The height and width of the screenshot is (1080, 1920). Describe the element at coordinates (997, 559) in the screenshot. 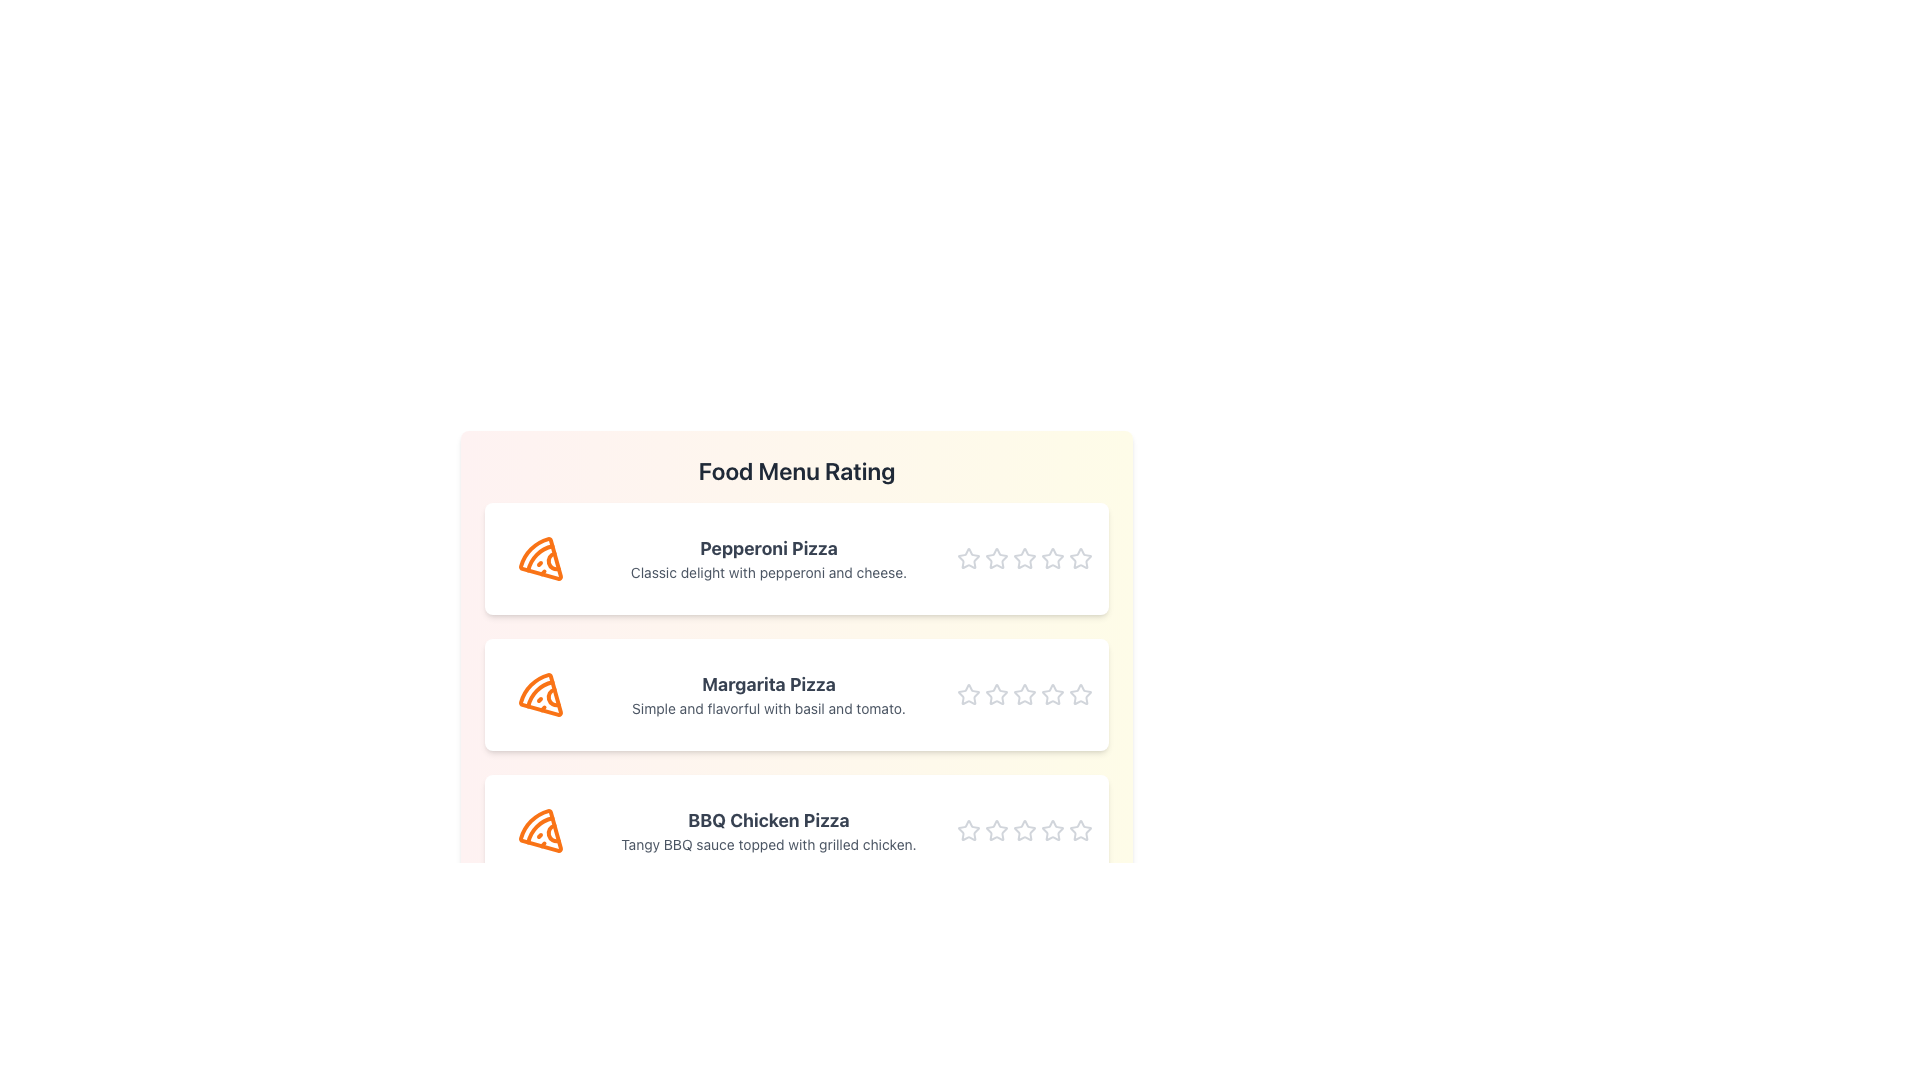

I see `the second star in the rating system for the 'Pepperoni Pizza' to trigger the hover animation` at that location.